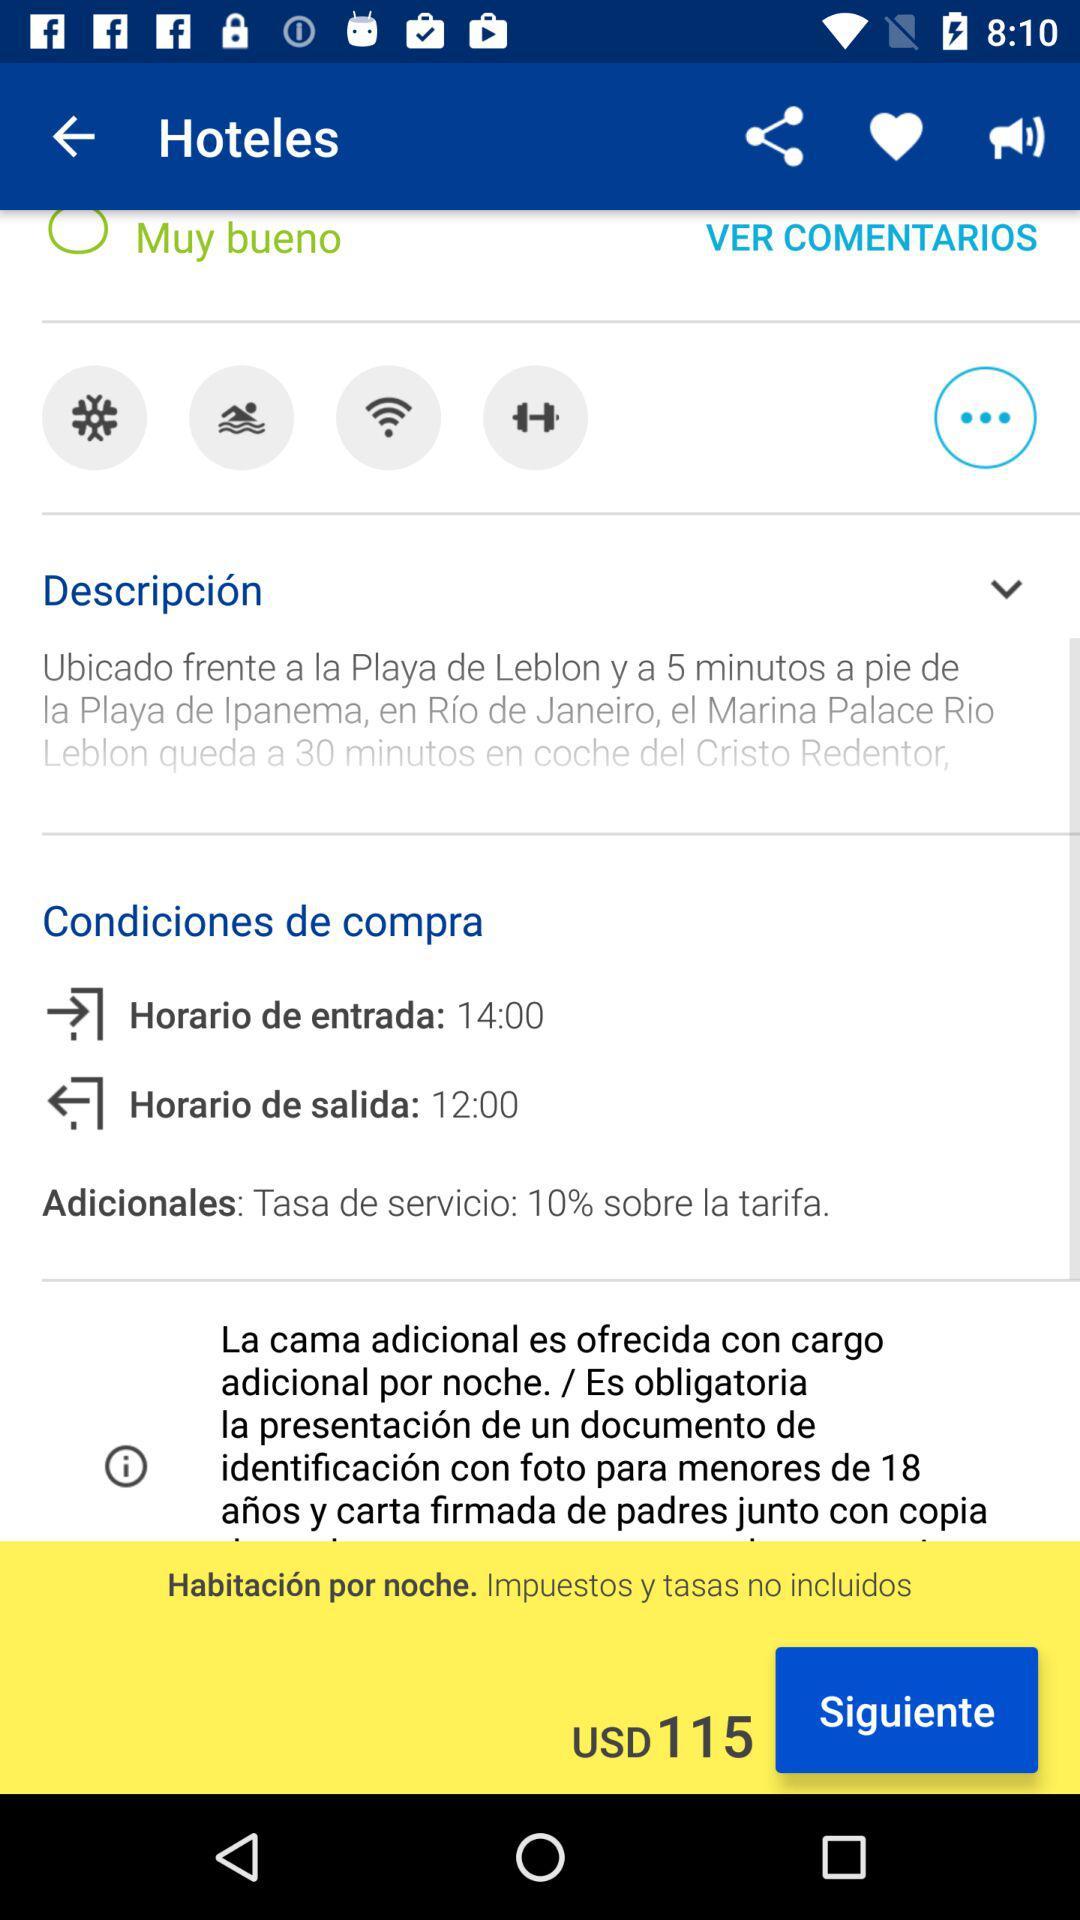 This screenshot has width=1080, height=1920. Describe the element at coordinates (774, 135) in the screenshot. I see `the item above ver comentarios` at that location.